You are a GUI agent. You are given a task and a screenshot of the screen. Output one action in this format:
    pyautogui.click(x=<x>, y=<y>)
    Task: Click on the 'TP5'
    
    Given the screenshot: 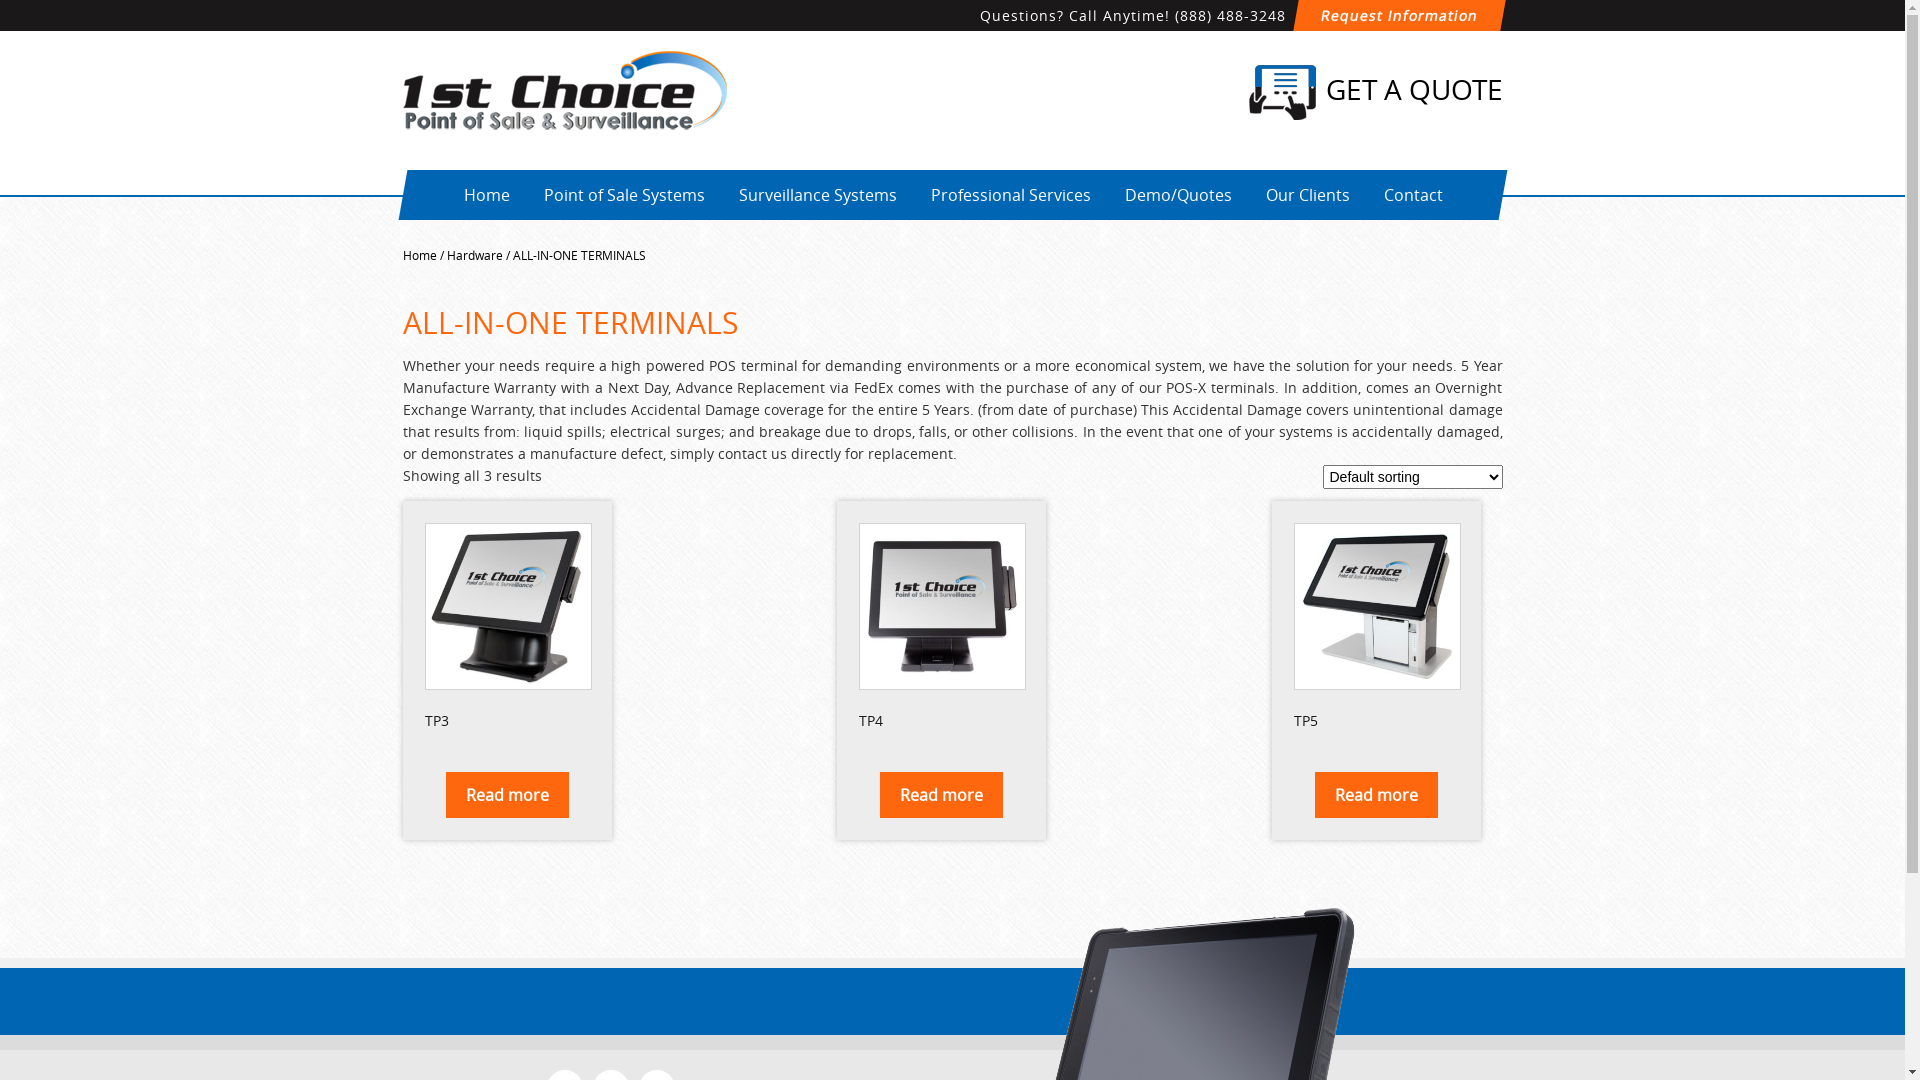 What is the action you would take?
    pyautogui.click(x=1375, y=628)
    